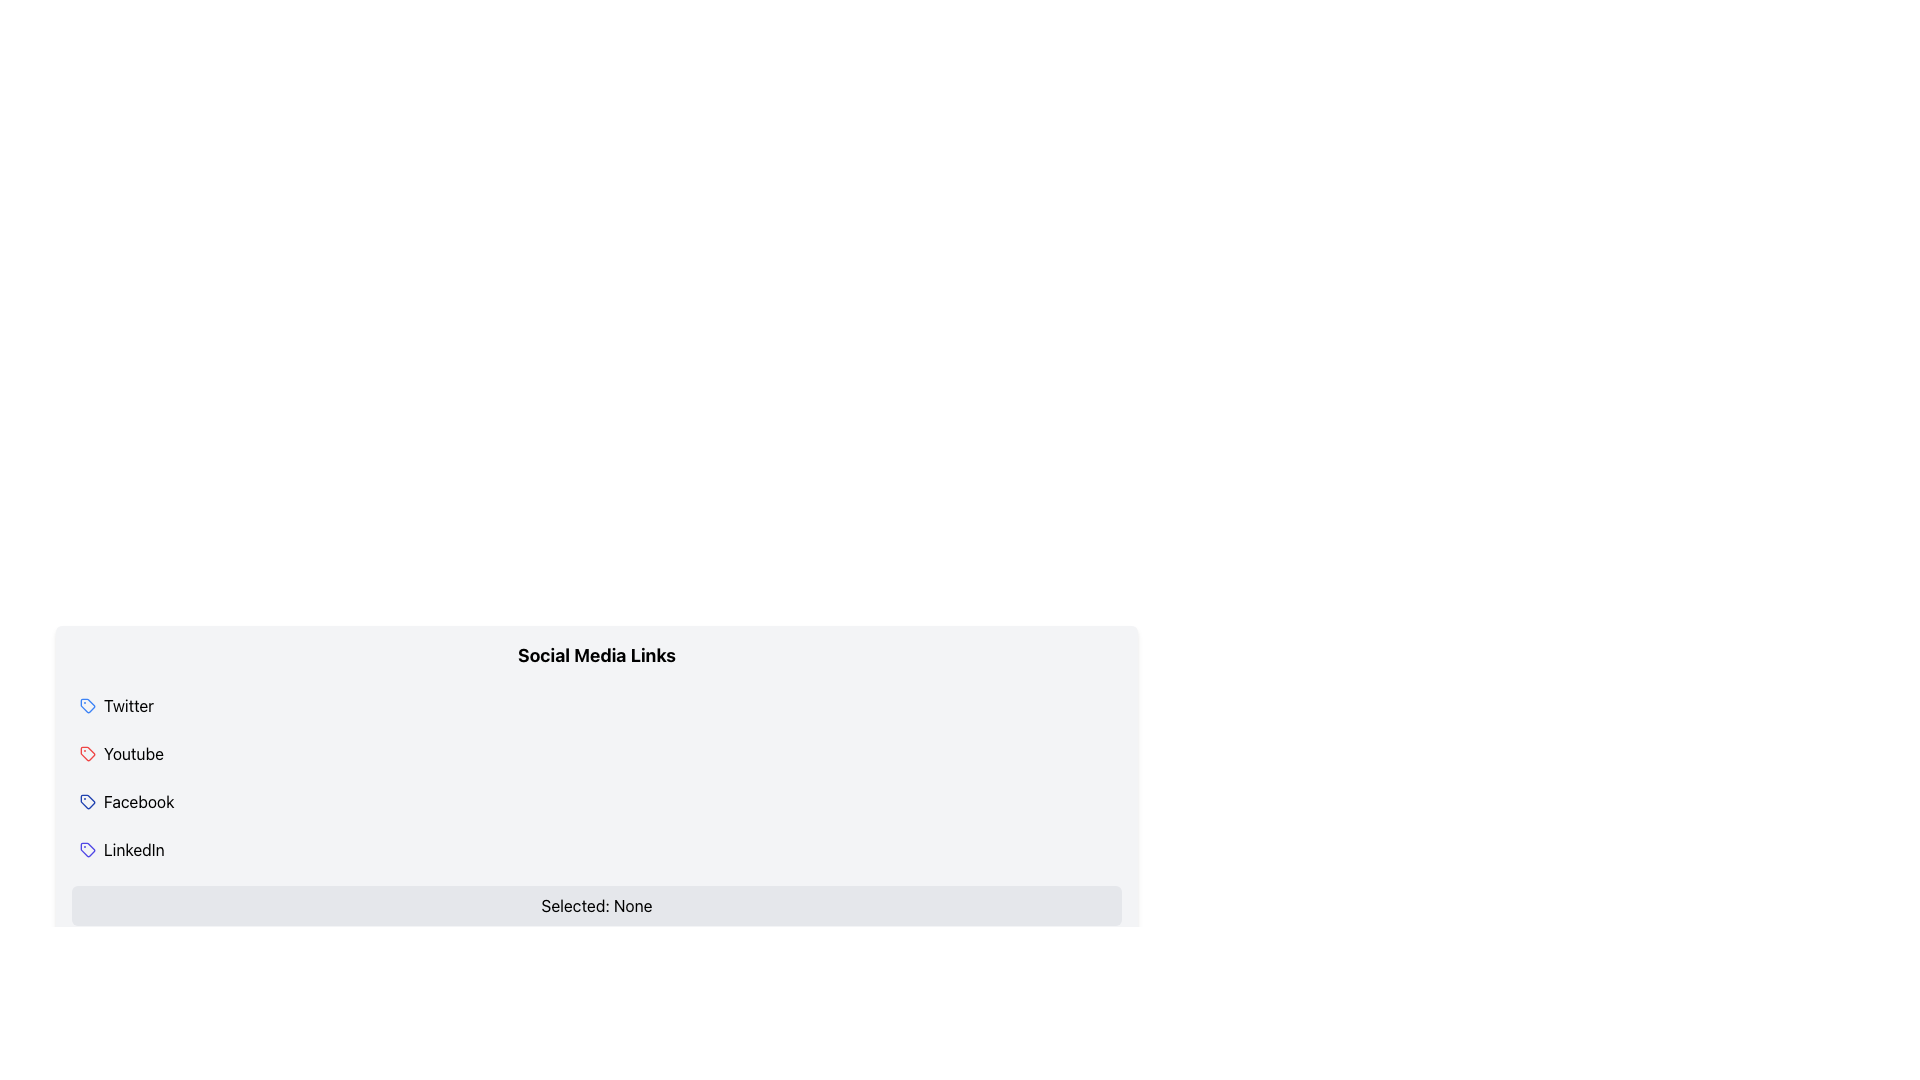 This screenshot has width=1920, height=1080. I want to click on the 'Youtube' text label, which is styled in a standard sans-serif font and located next to a red tag icon, positioned in the list of social media links, so click(133, 753).